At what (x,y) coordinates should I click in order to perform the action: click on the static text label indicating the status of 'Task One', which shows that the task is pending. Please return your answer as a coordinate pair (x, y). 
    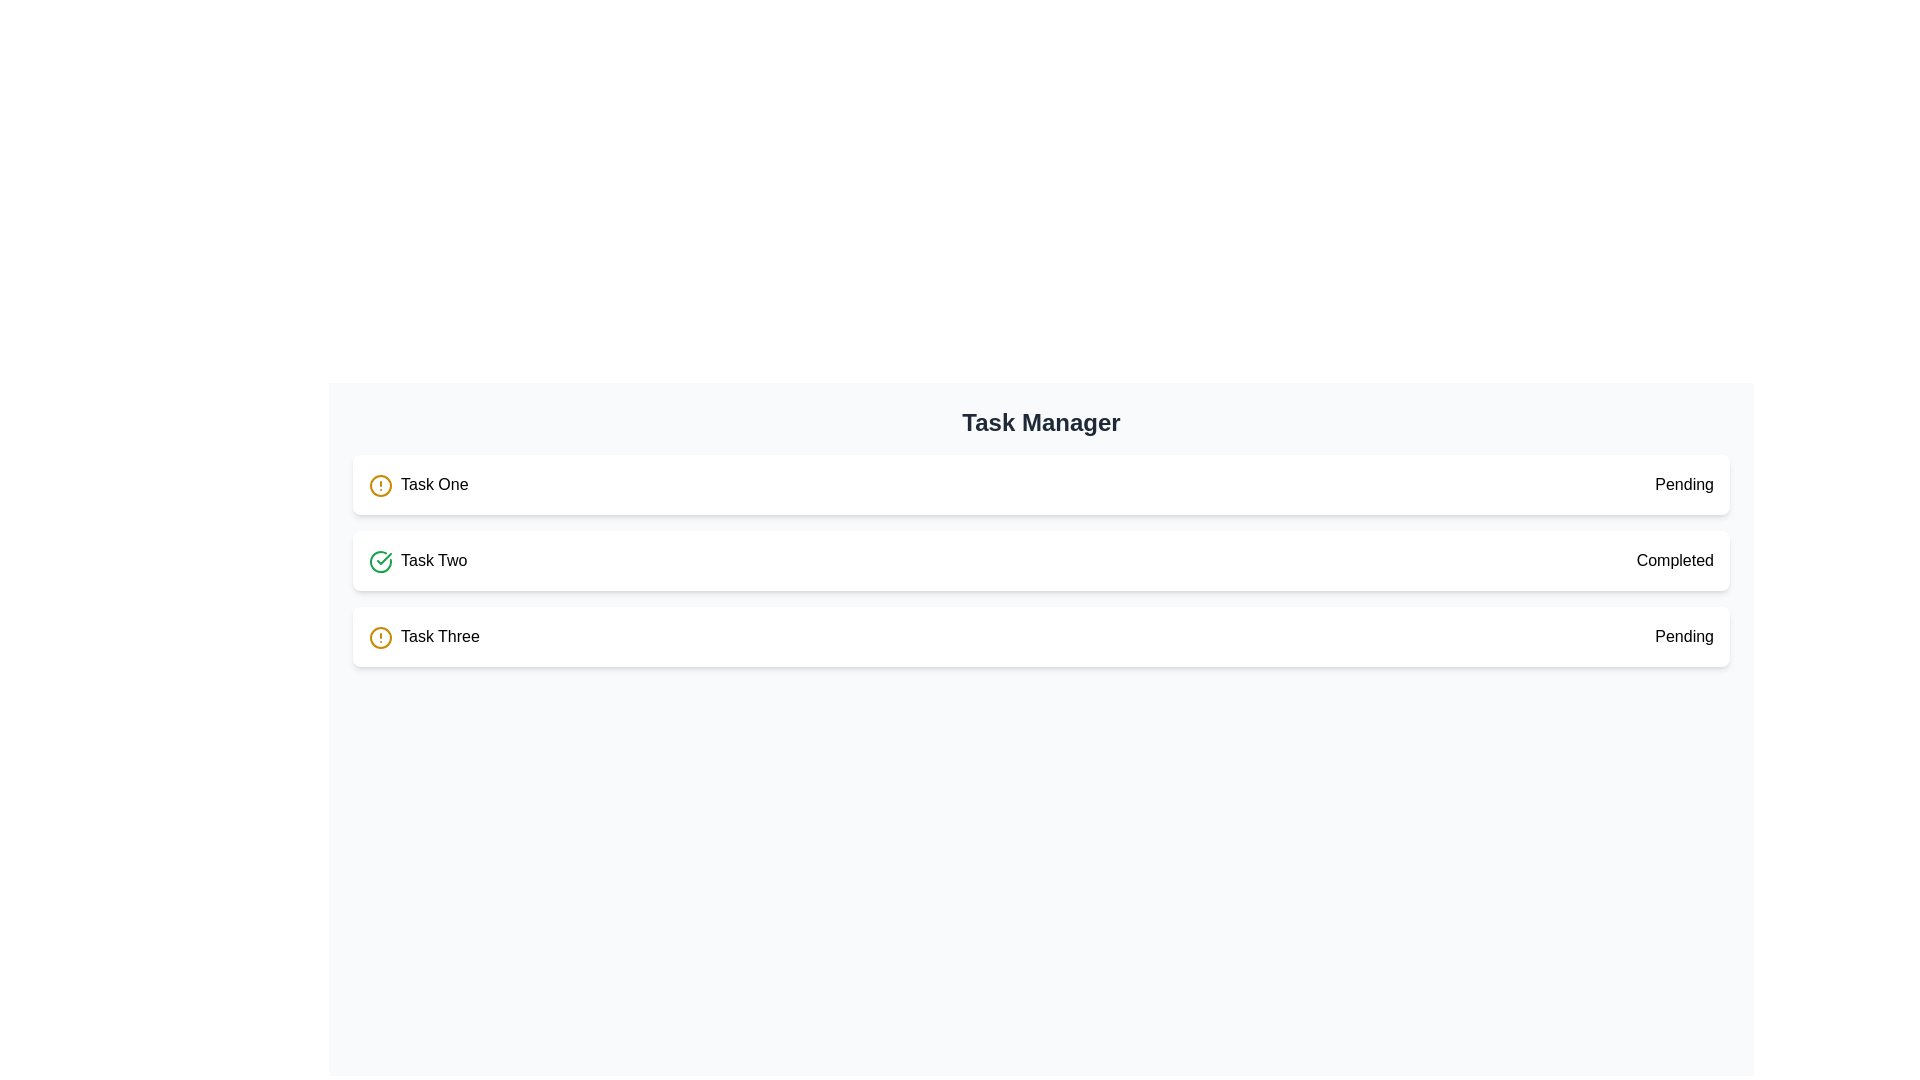
    Looking at the image, I should click on (1683, 485).